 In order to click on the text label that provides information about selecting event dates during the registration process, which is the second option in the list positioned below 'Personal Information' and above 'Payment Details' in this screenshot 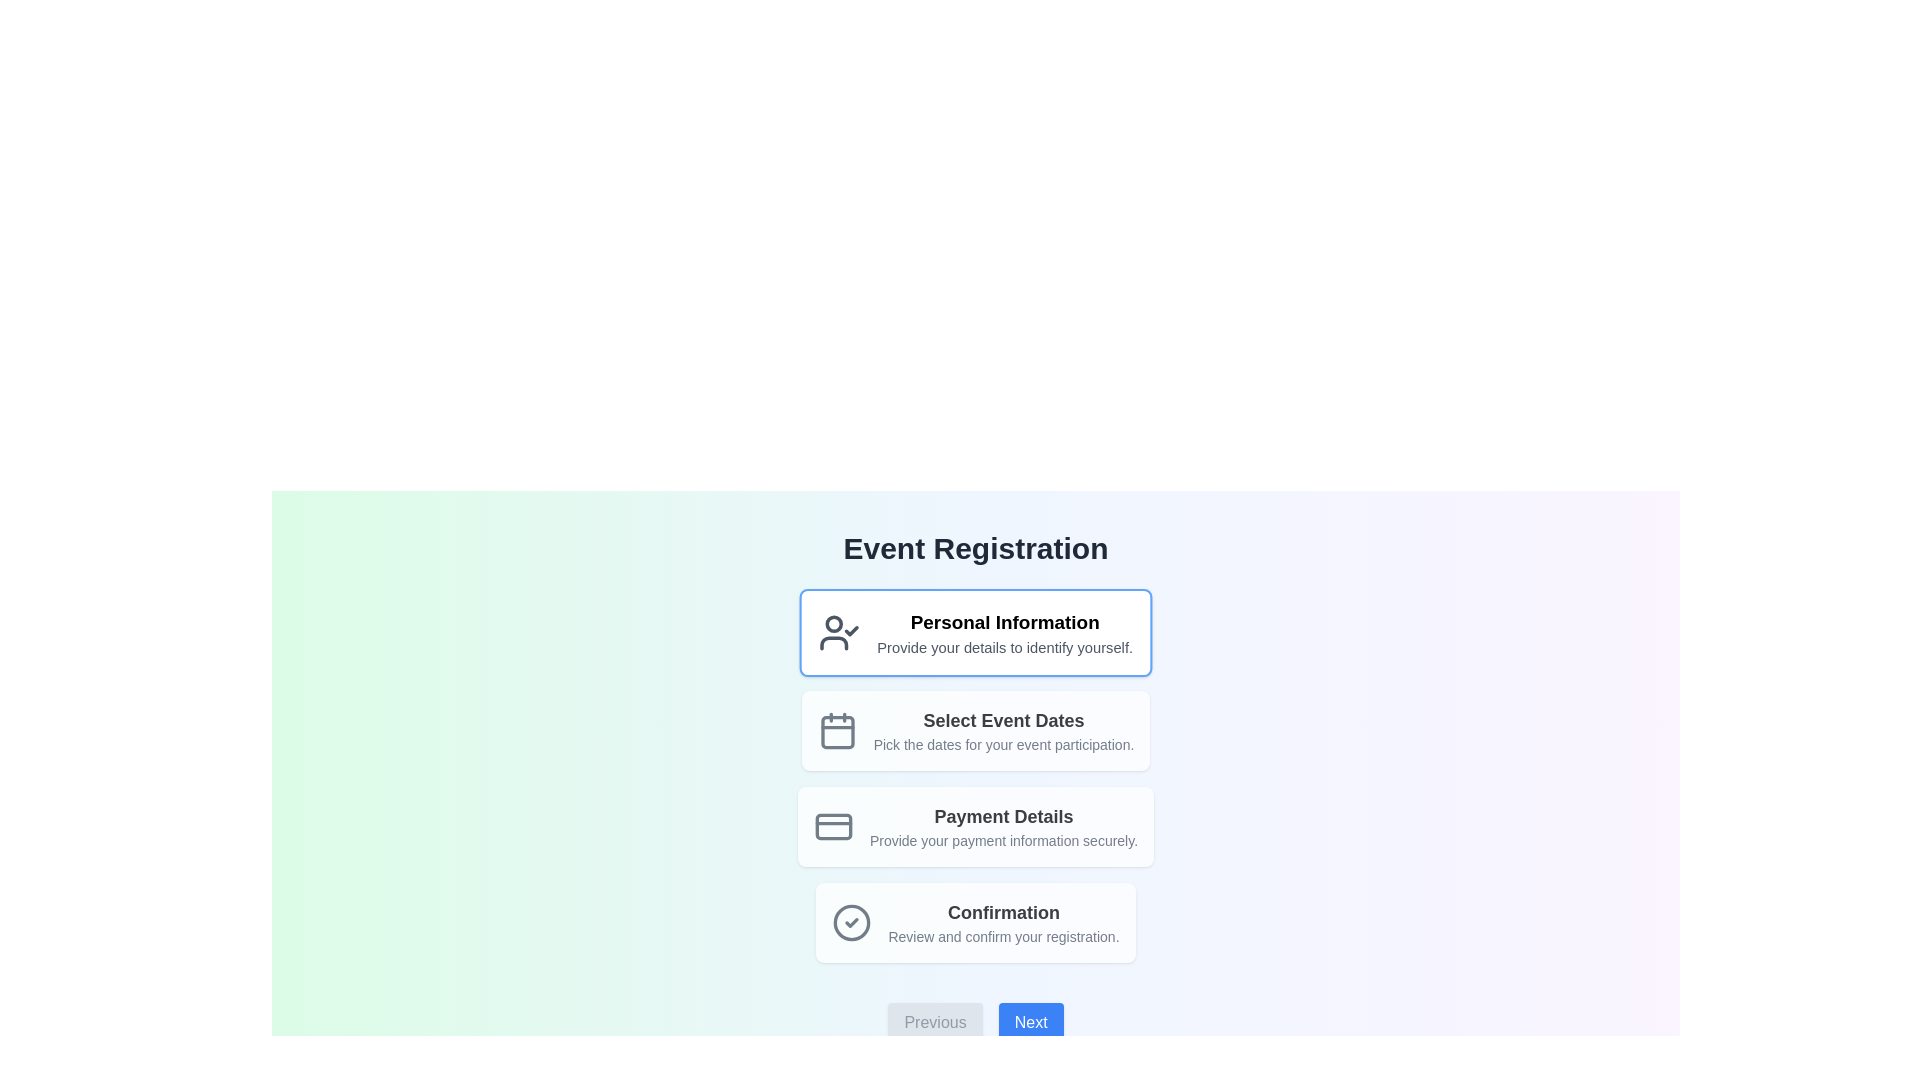, I will do `click(1003, 731)`.